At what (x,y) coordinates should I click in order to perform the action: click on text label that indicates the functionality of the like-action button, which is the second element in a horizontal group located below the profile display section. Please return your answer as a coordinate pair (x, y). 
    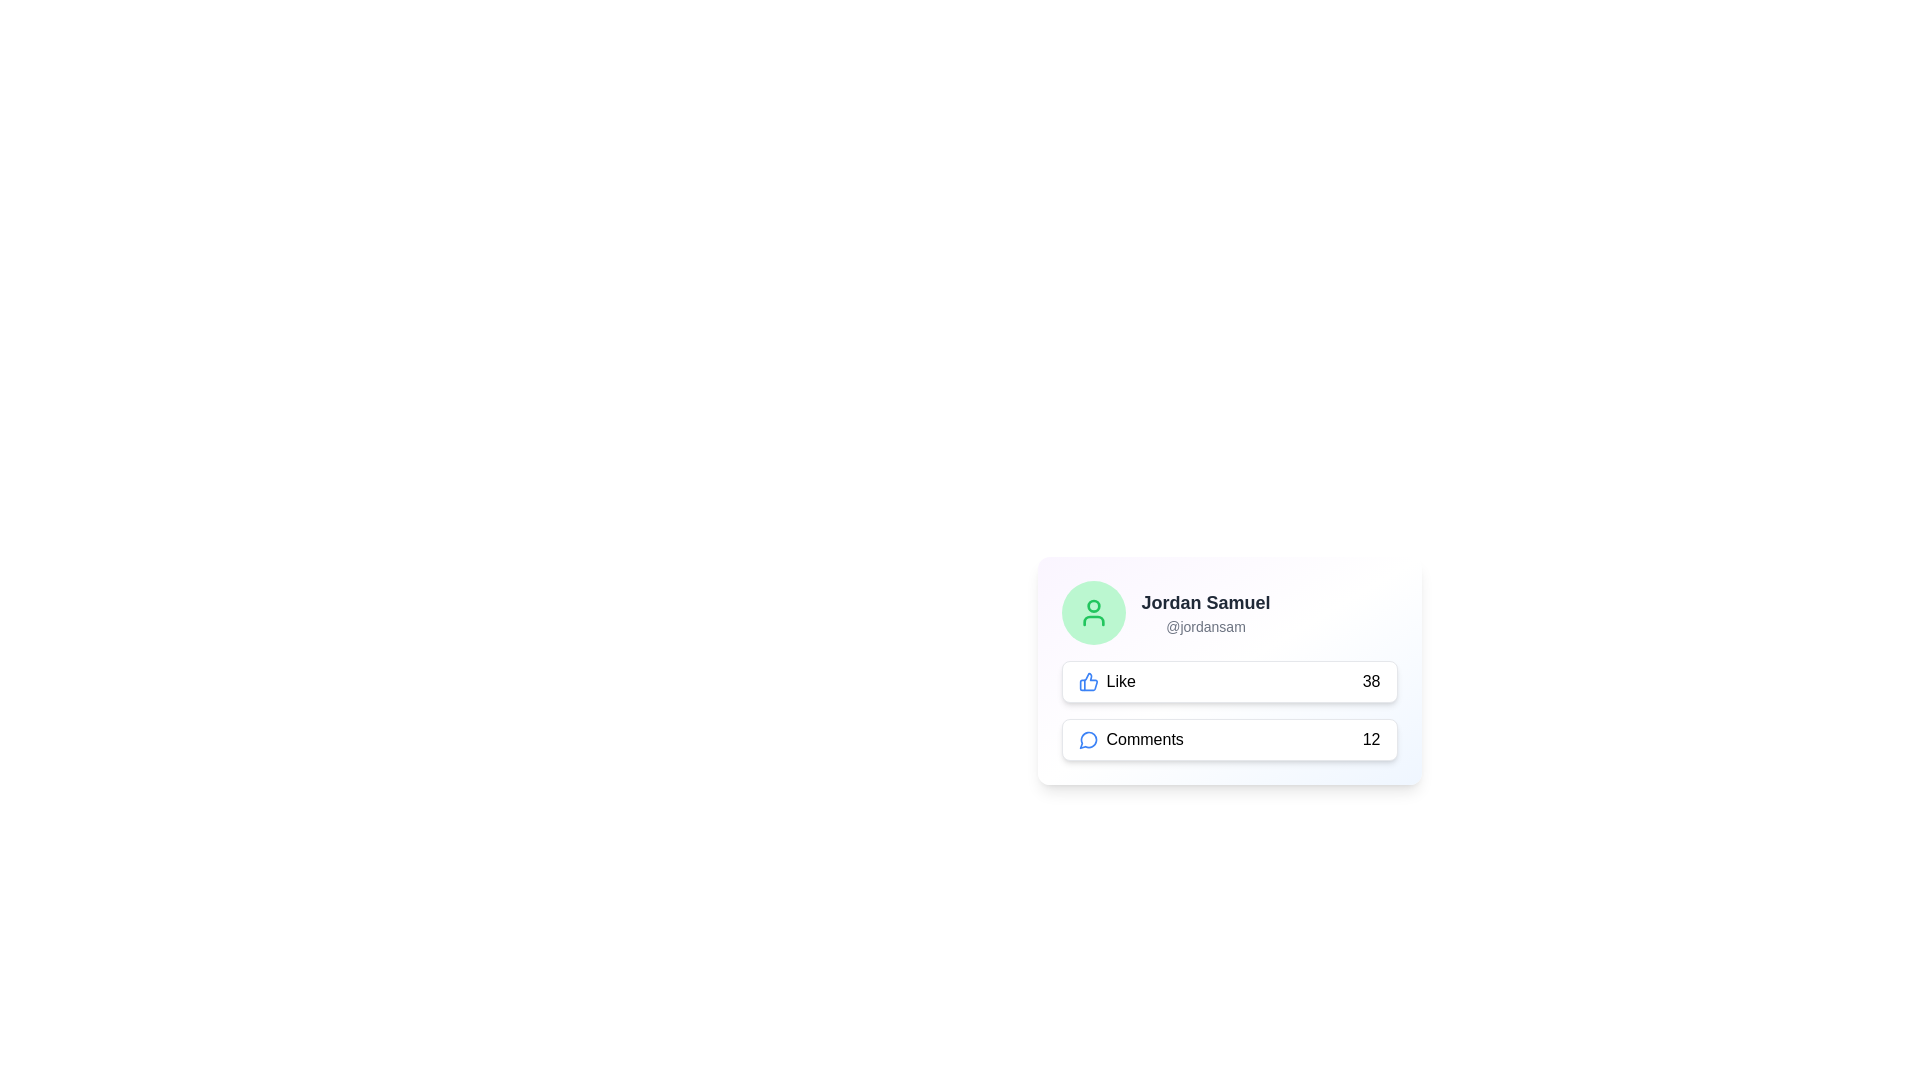
    Looking at the image, I should click on (1121, 681).